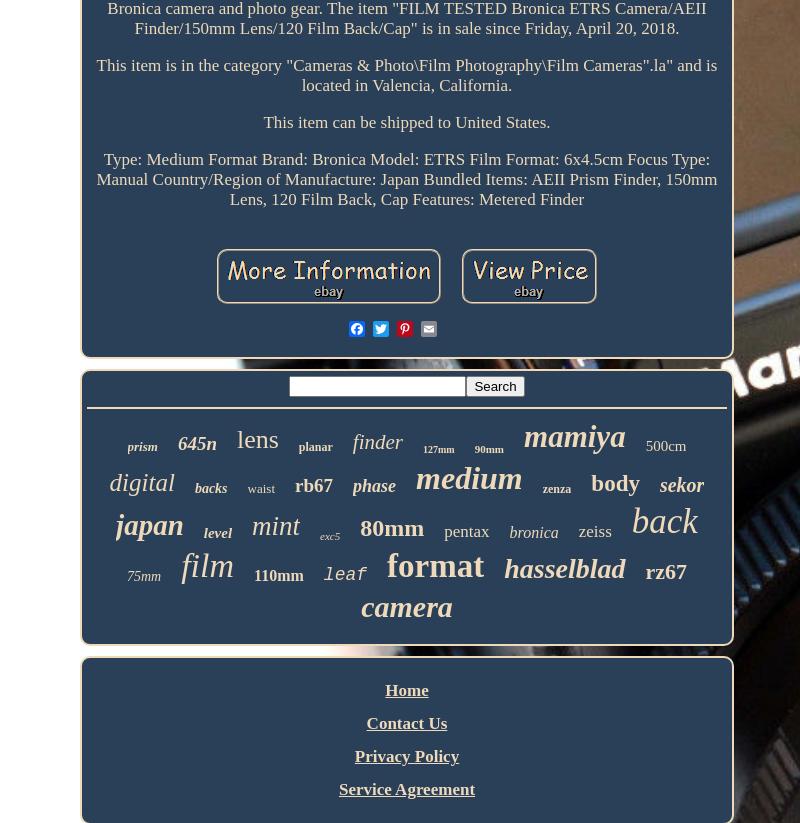 The image size is (800, 823). What do you see at coordinates (126, 446) in the screenshot?
I see `'prism'` at bounding box center [126, 446].